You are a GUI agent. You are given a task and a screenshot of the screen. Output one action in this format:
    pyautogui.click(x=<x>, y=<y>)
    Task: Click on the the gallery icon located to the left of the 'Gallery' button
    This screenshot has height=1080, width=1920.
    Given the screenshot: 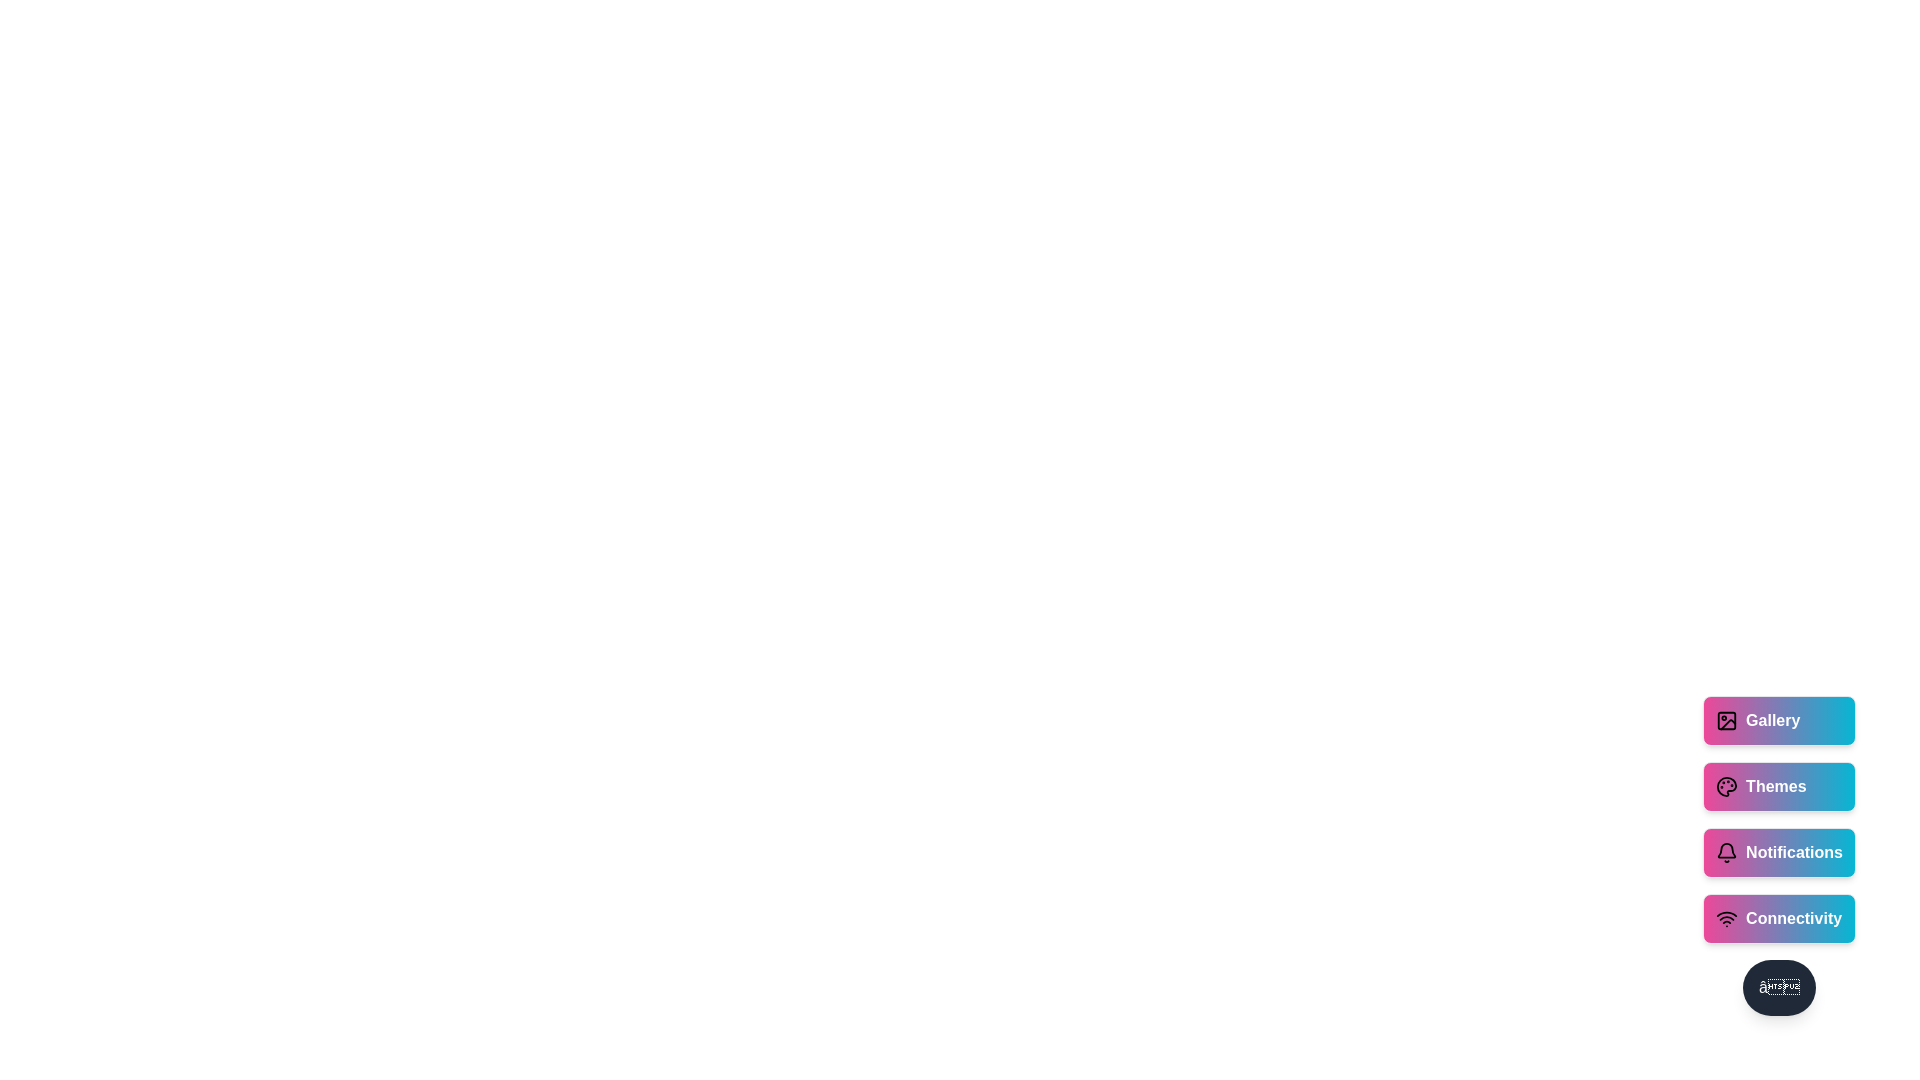 What is the action you would take?
    pyautogui.click(x=1726, y=721)
    